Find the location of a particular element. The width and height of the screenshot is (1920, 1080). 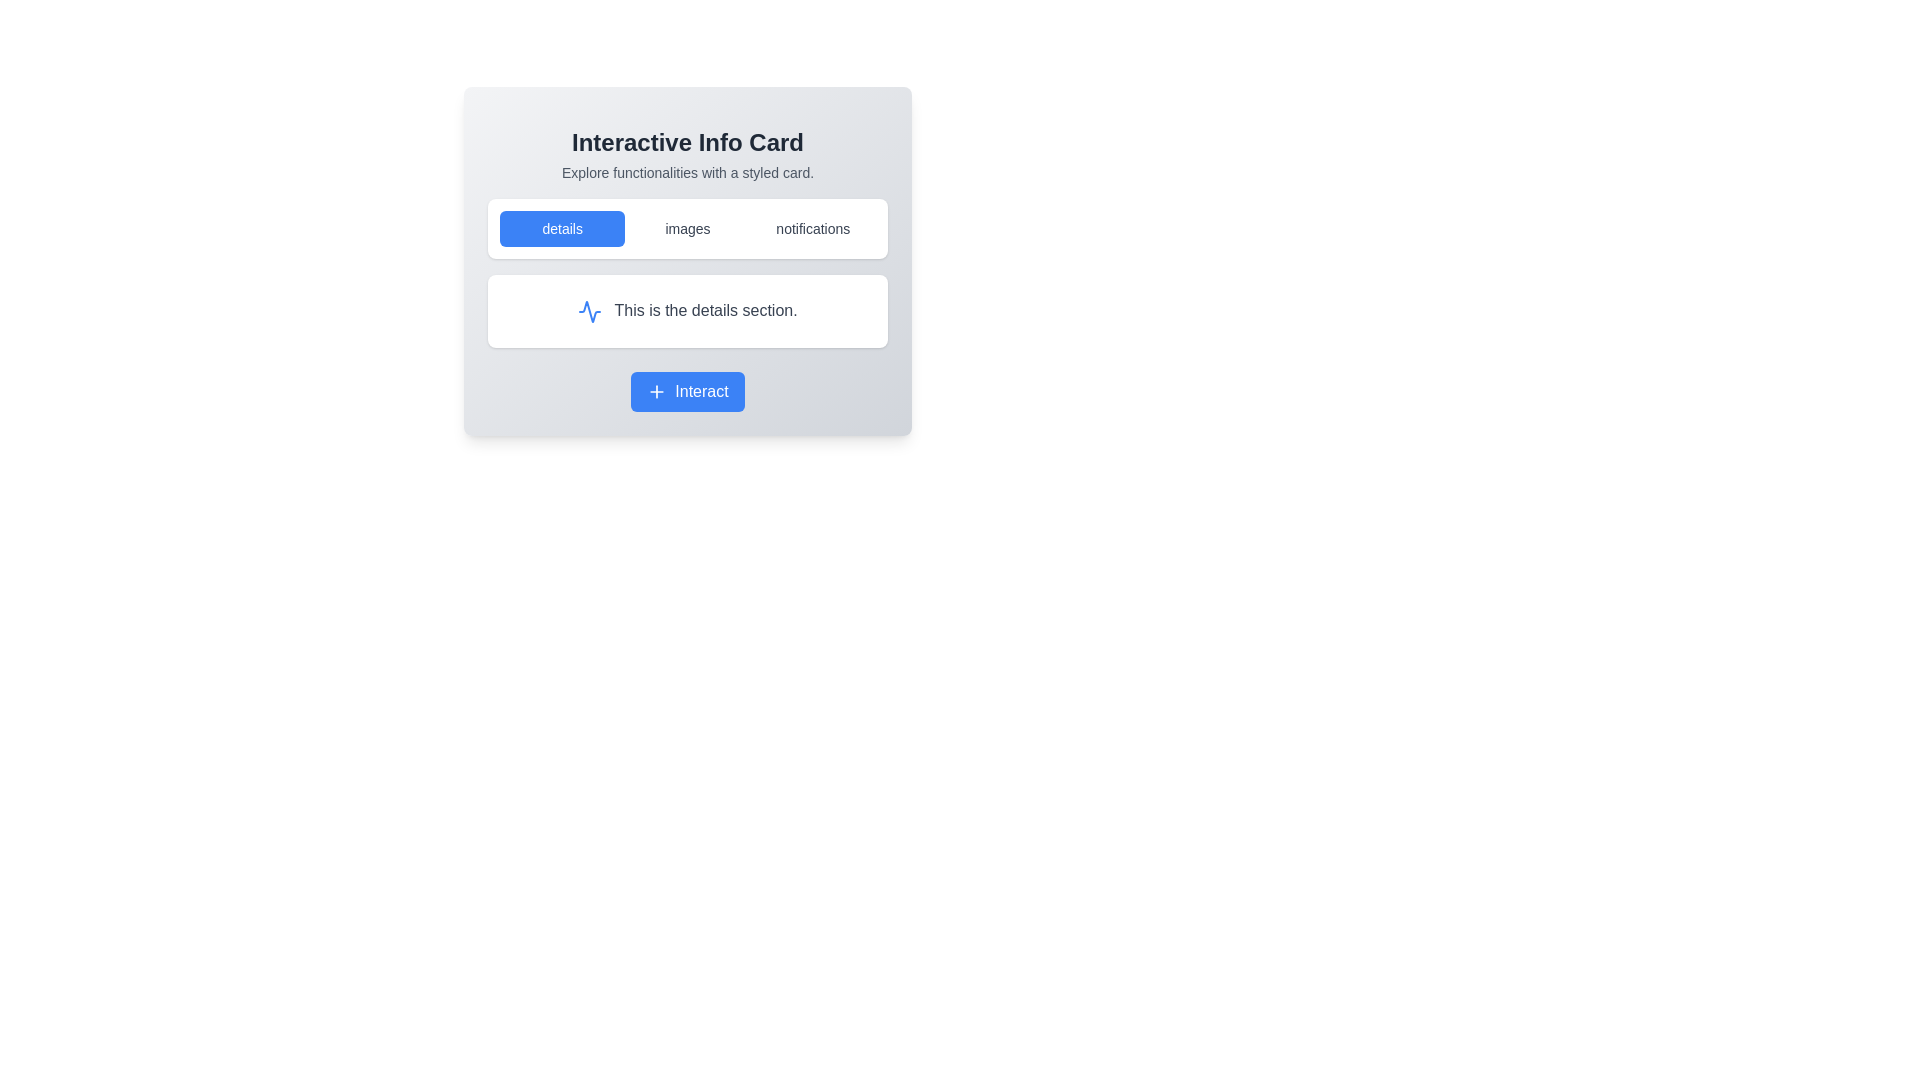

the 'images' button in the Button Group located below the title 'Interactive Info Card' is located at coordinates (687, 227).